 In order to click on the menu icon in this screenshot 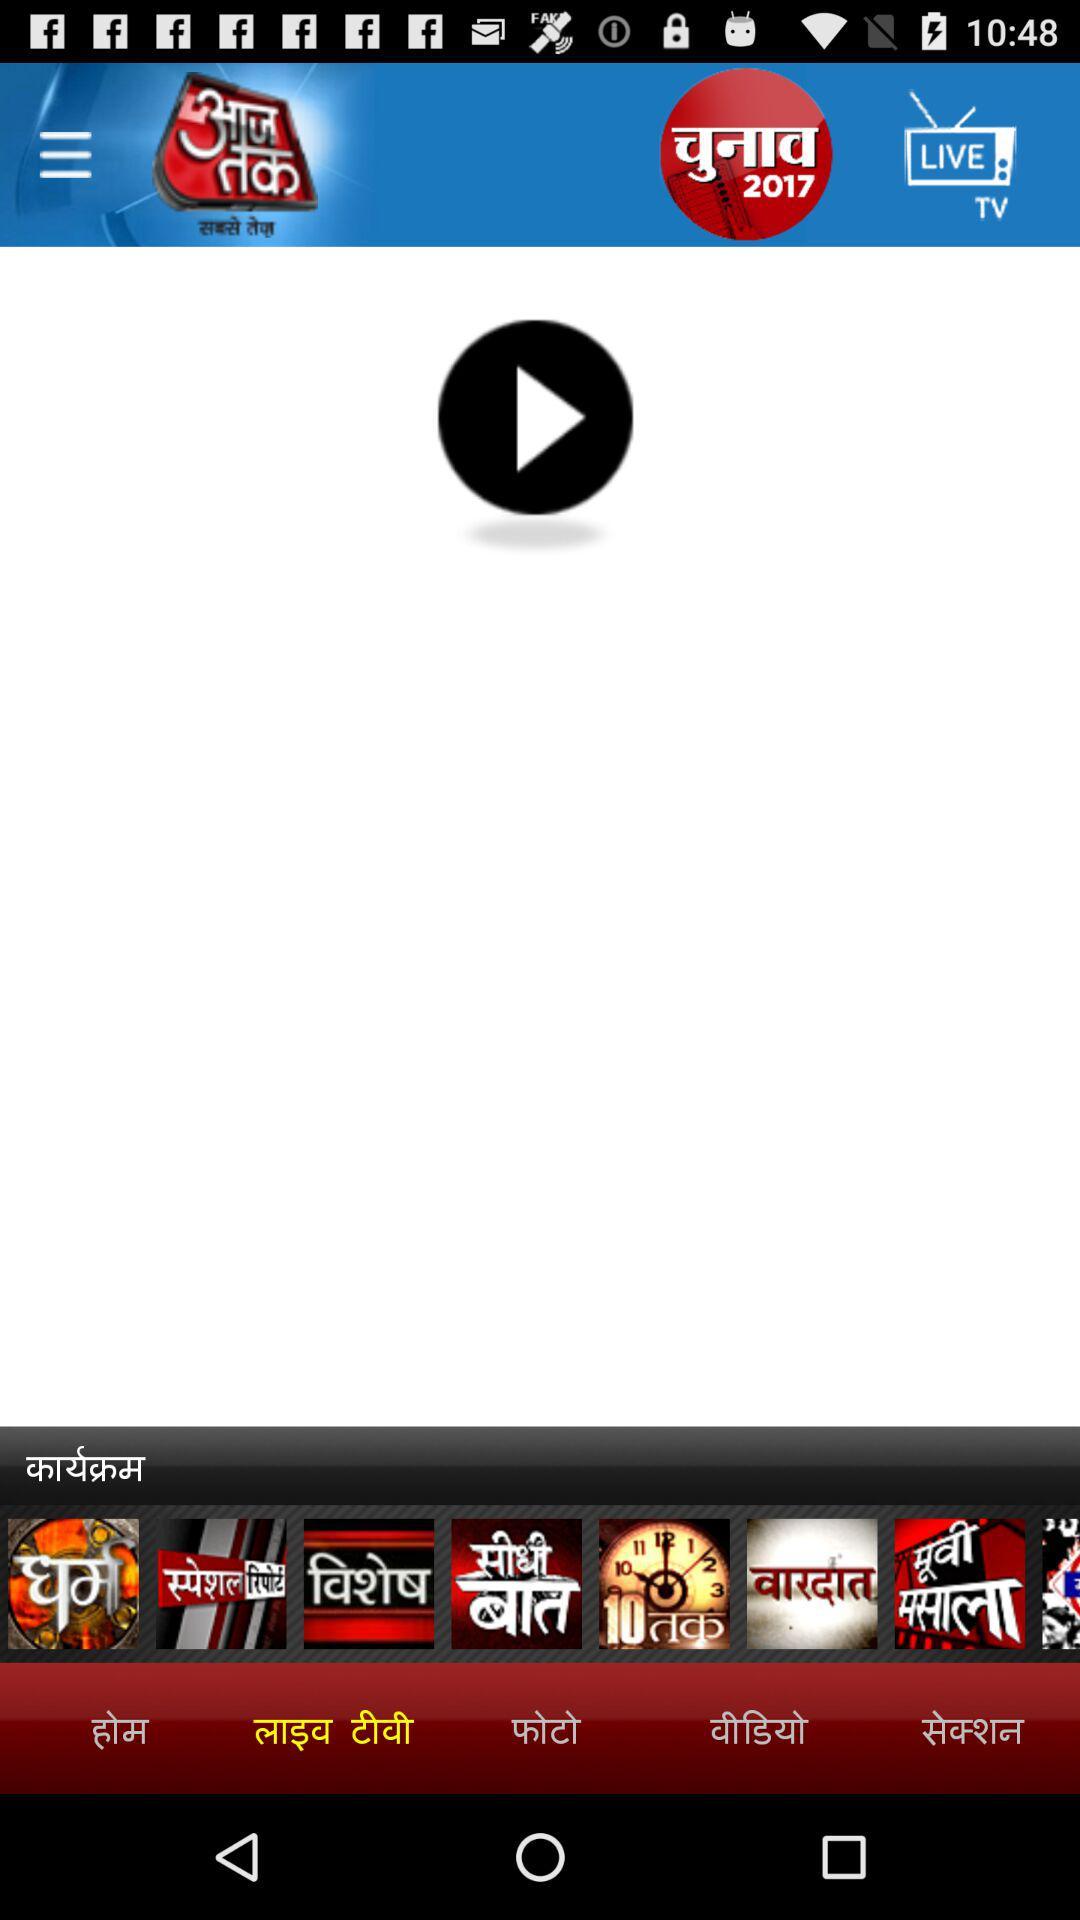, I will do `click(64, 165)`.